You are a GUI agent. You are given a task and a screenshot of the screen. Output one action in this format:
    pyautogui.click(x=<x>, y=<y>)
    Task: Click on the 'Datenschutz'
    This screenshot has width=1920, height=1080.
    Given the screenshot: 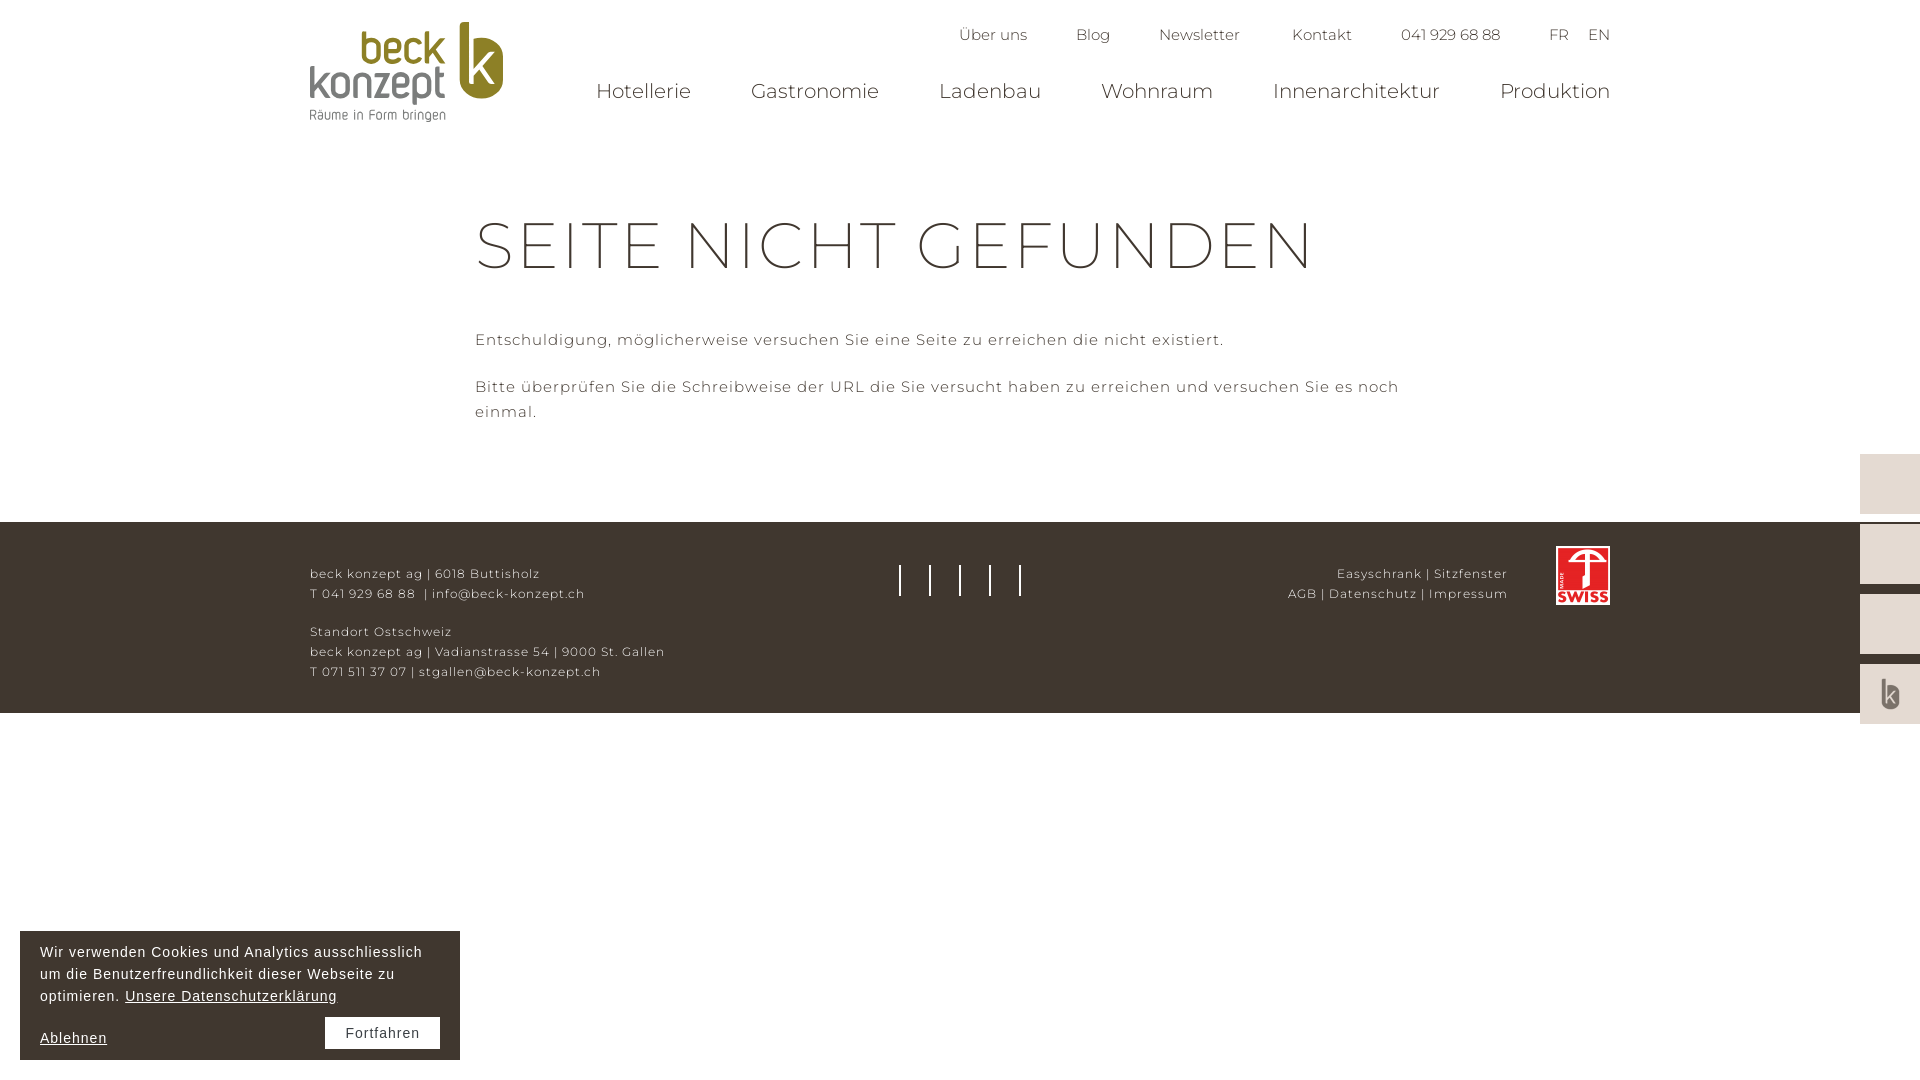 What is the action you would take?
    pyautogui.click(x=1371, y=592)
    